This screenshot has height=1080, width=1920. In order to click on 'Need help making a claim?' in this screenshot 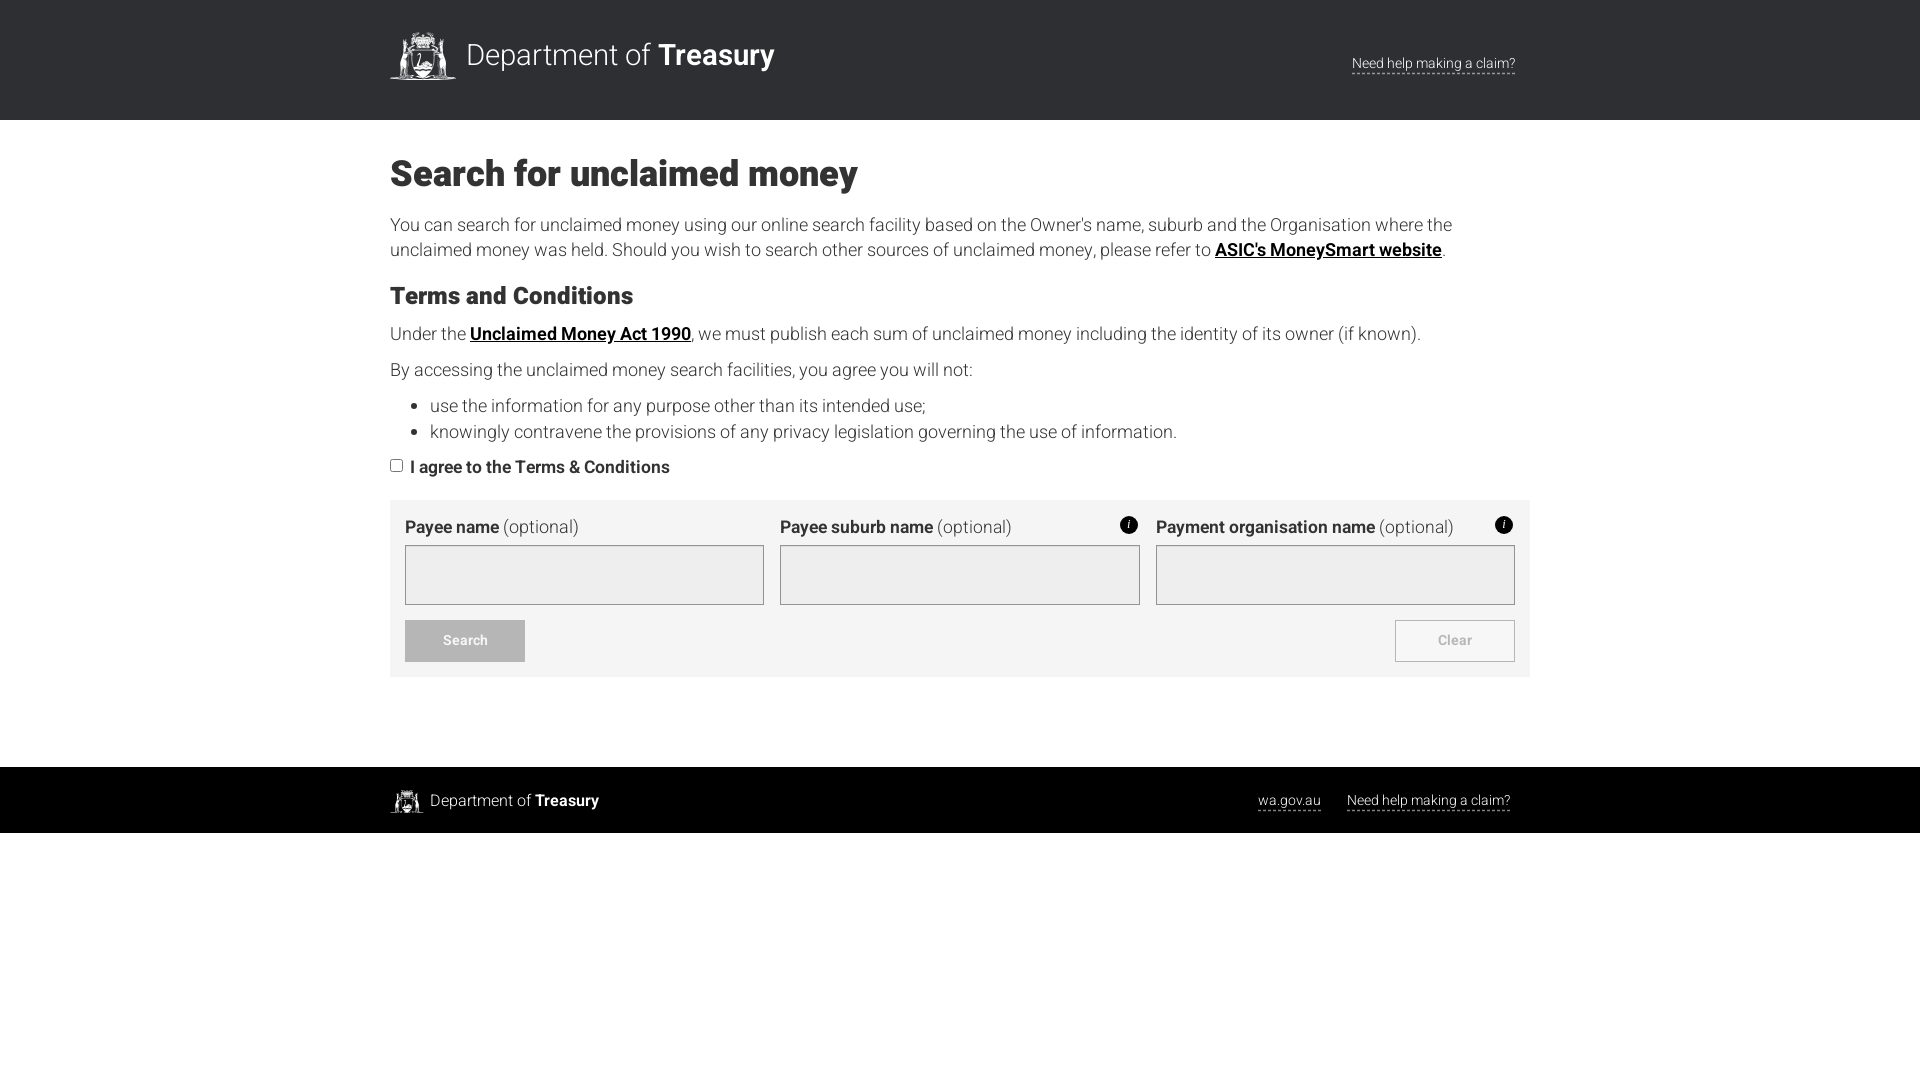, I will do `click(1432, 63)`.